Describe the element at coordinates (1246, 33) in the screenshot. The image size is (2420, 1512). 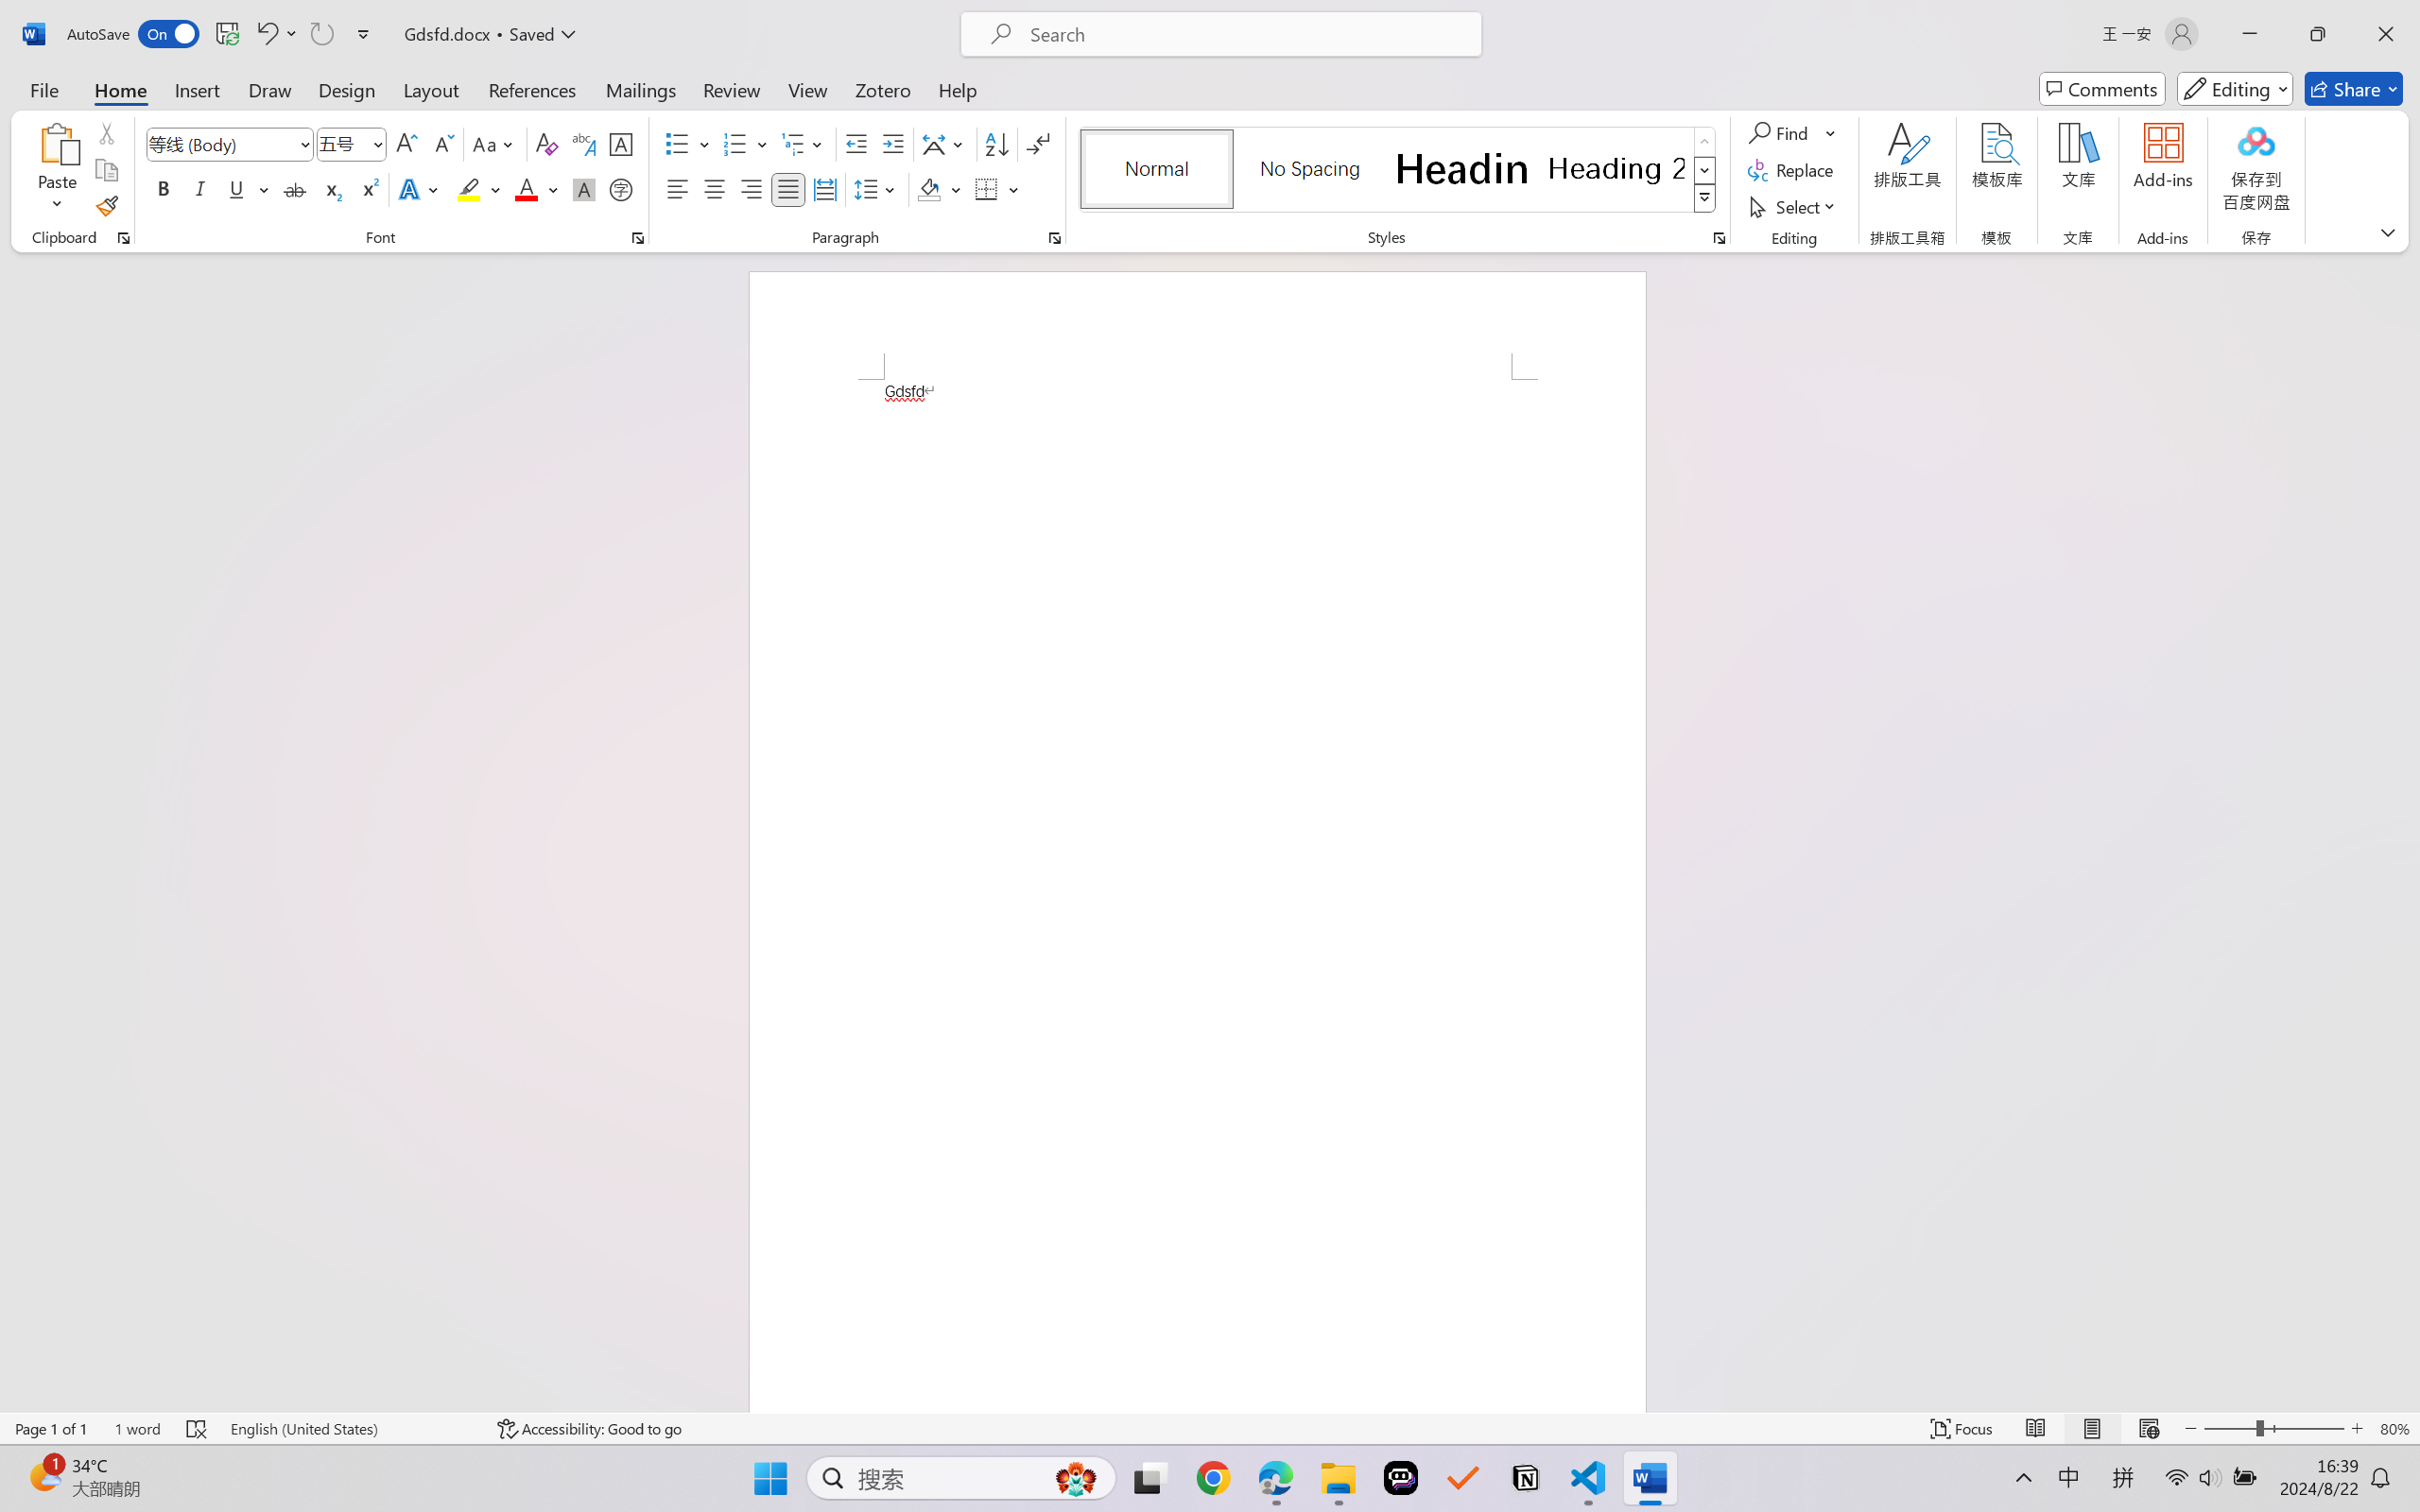
I see `'Microsoft search'` at that location.